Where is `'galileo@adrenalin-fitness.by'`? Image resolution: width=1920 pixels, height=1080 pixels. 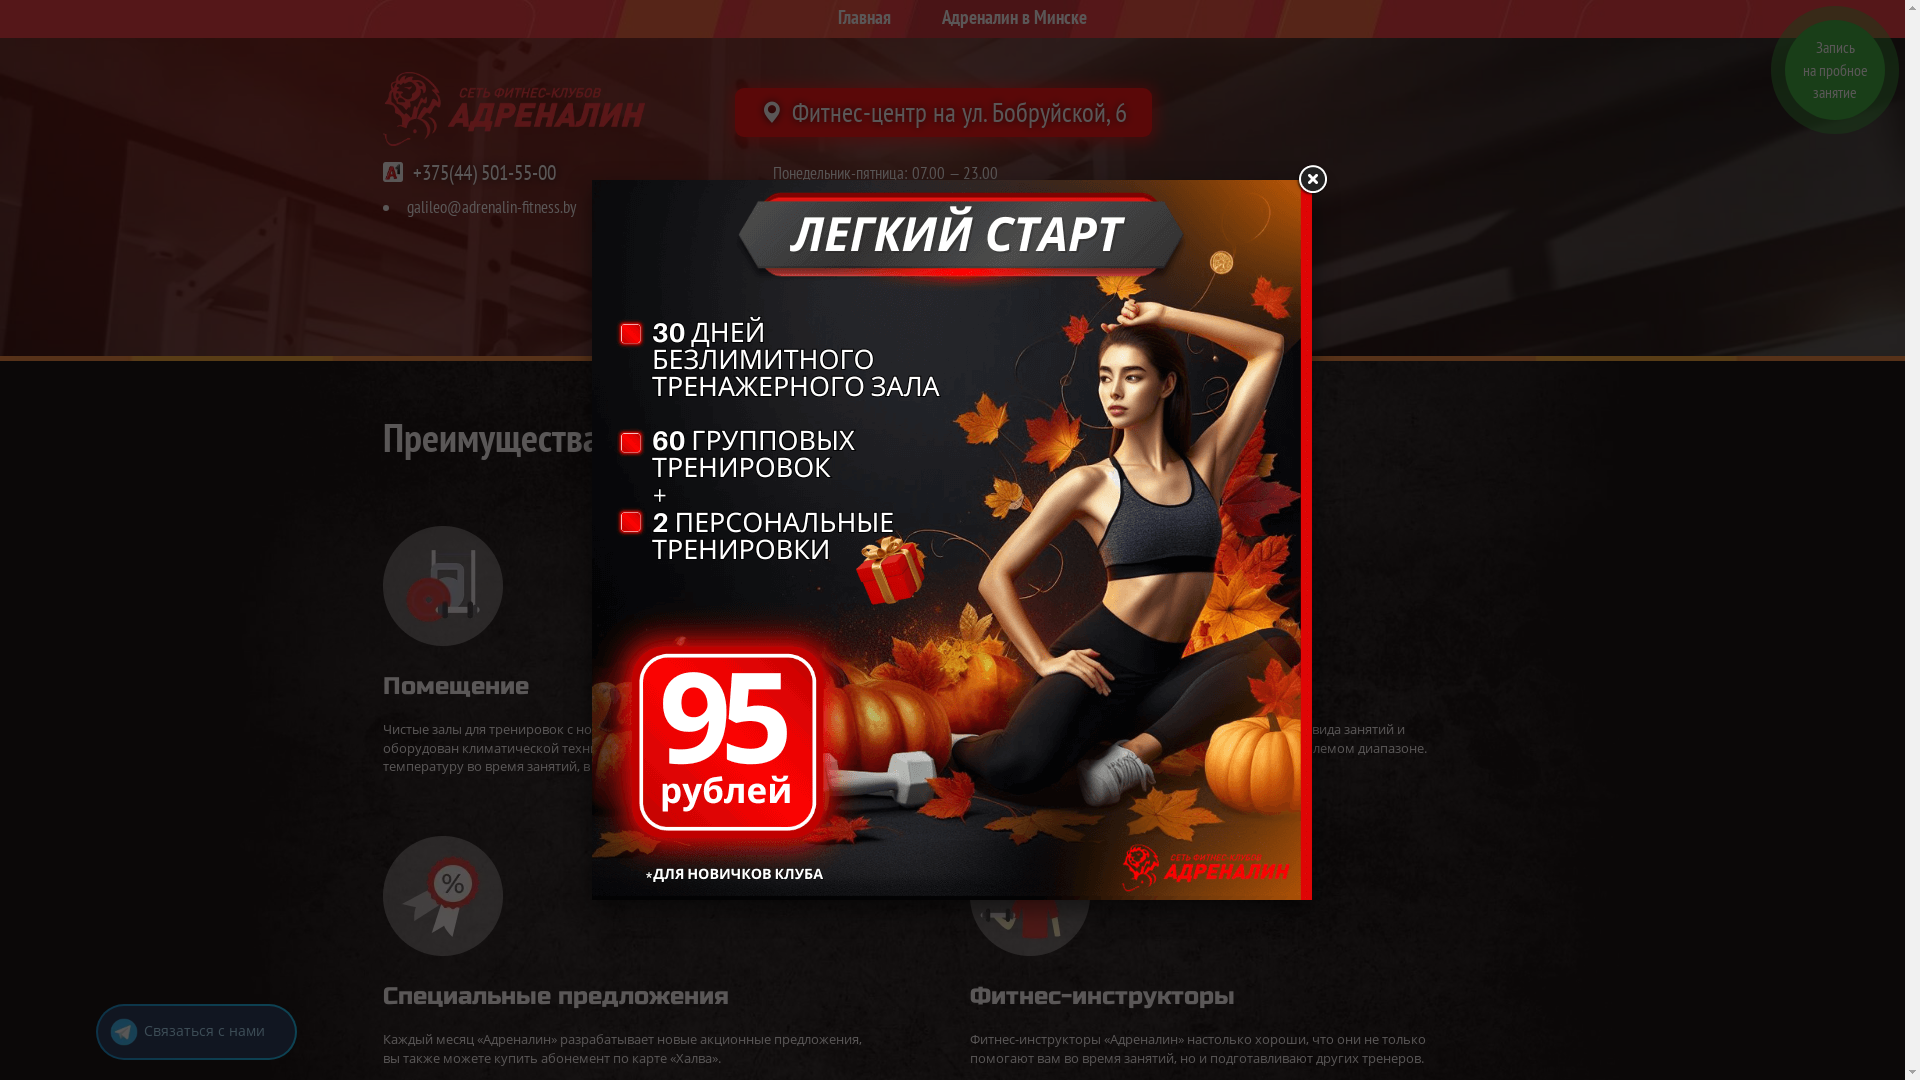
'galileo@adrenalin-fitness.by' is located at coordinates (490, 207).